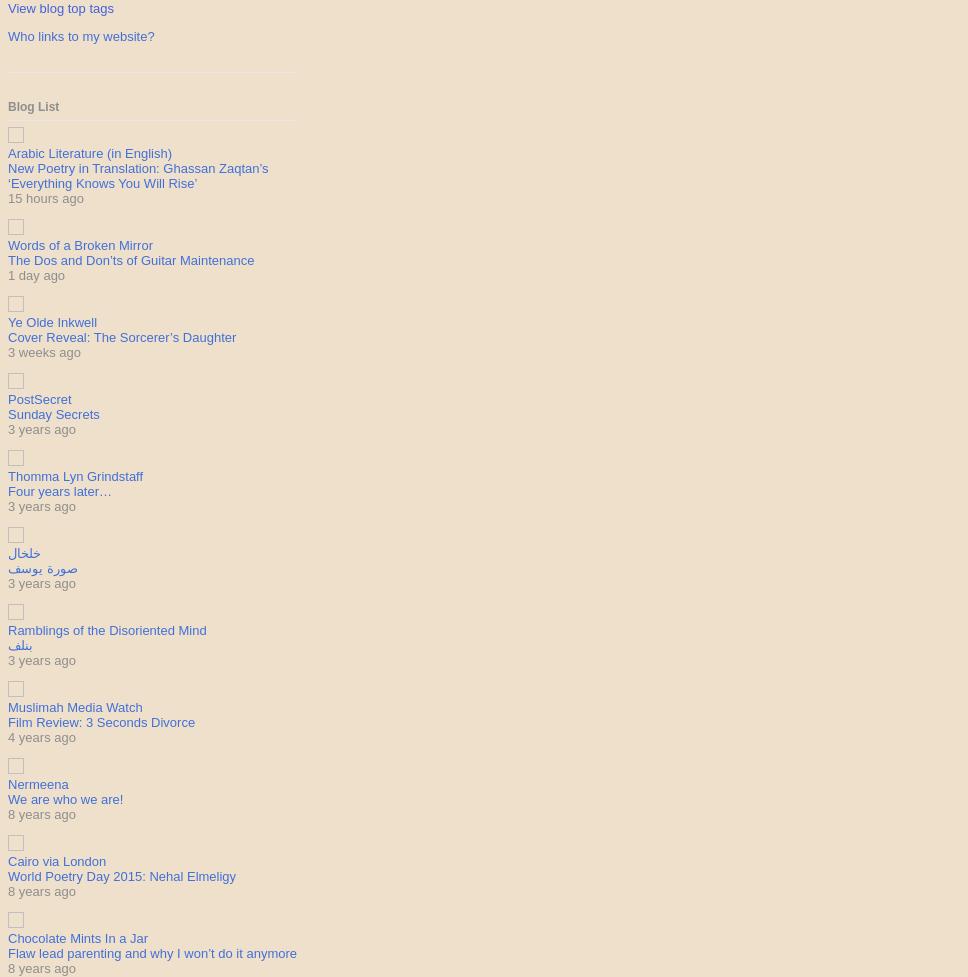  Describe the element at coordinates (77, 937) in the screenshot. I see `'Chocolate Mints In a Jar'` at that location.